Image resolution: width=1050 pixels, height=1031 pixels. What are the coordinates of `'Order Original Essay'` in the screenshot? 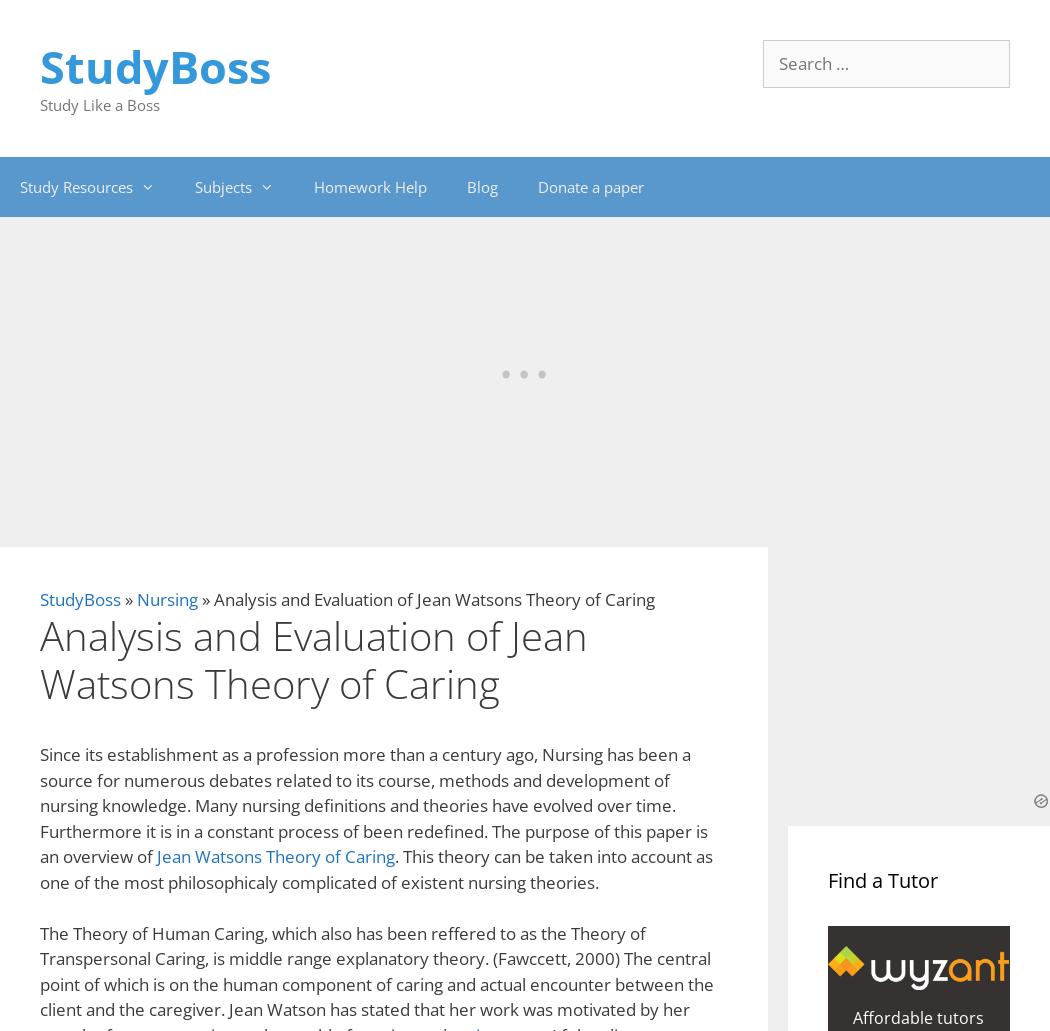 It's located at (177, 812).